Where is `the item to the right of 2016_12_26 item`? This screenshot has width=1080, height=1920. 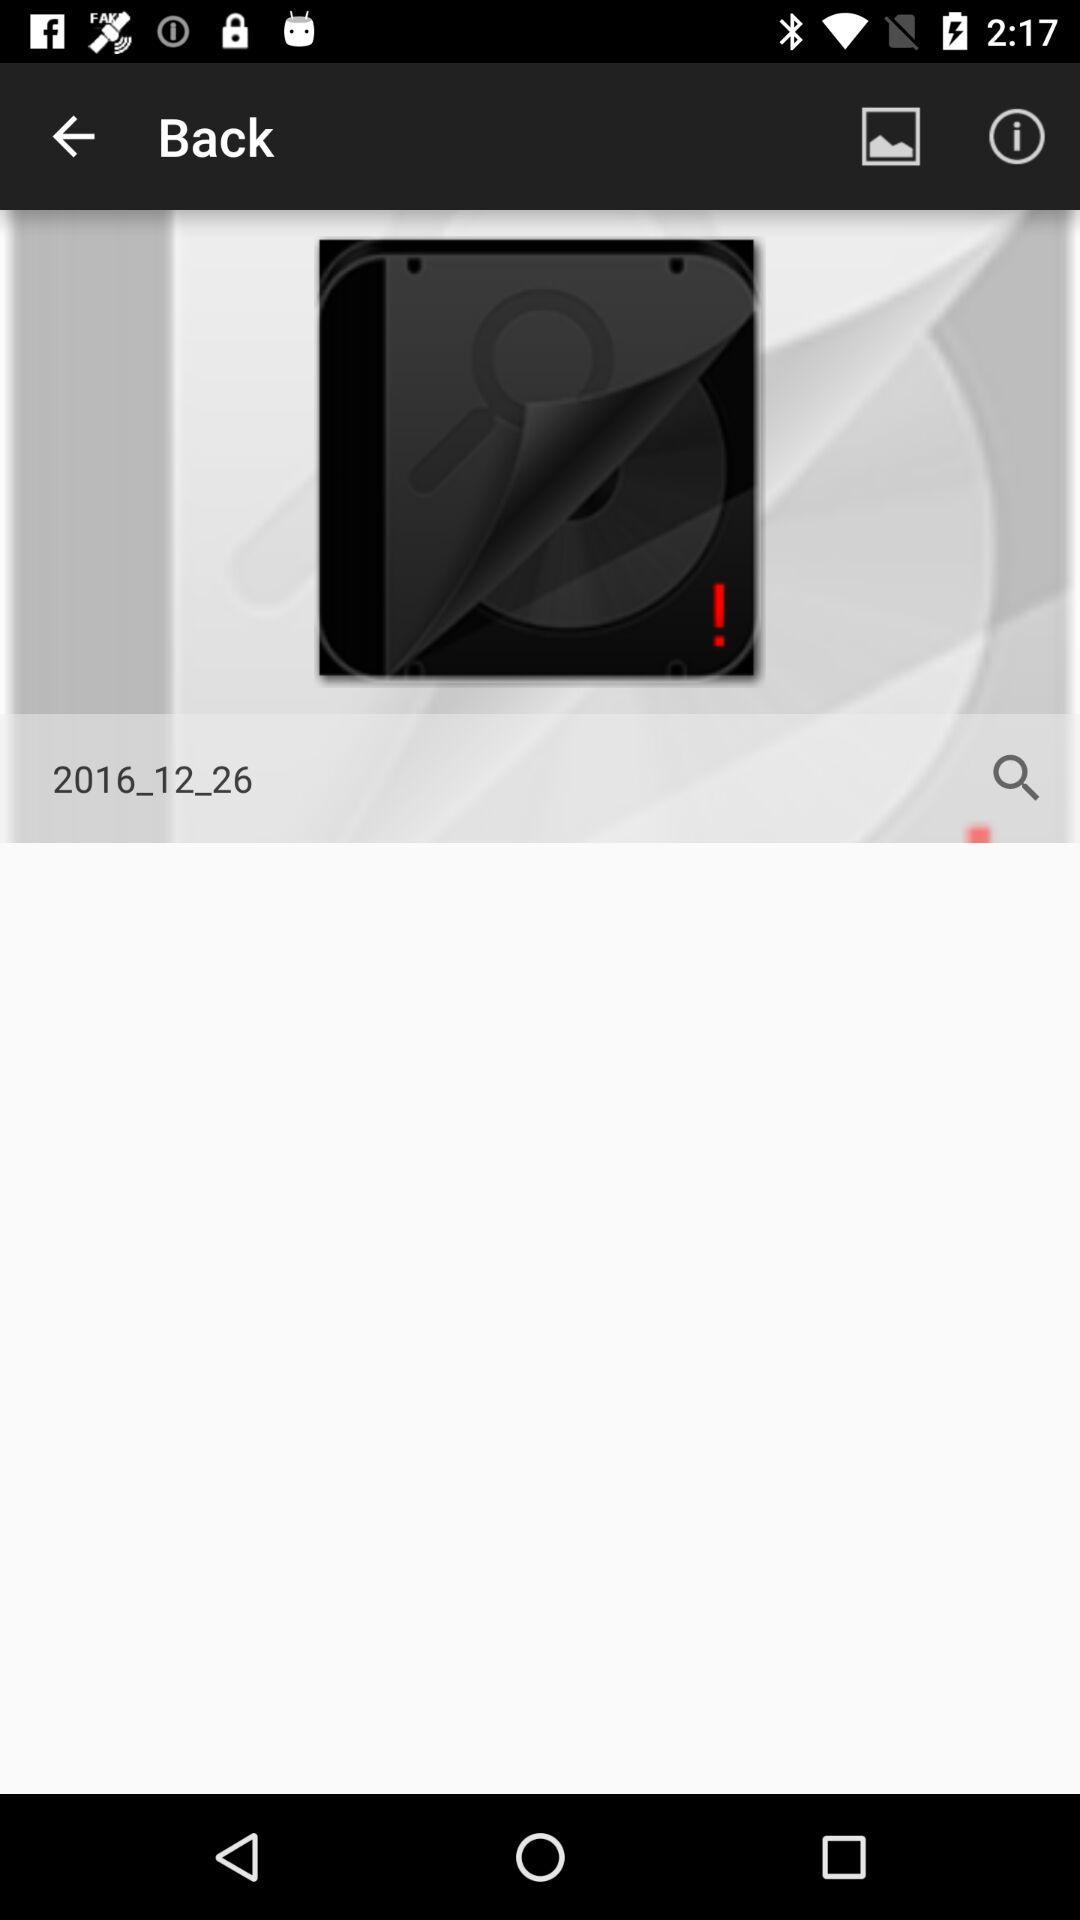 the item to the right of 2016_12_26 item is located at coordinates (1017, 777).